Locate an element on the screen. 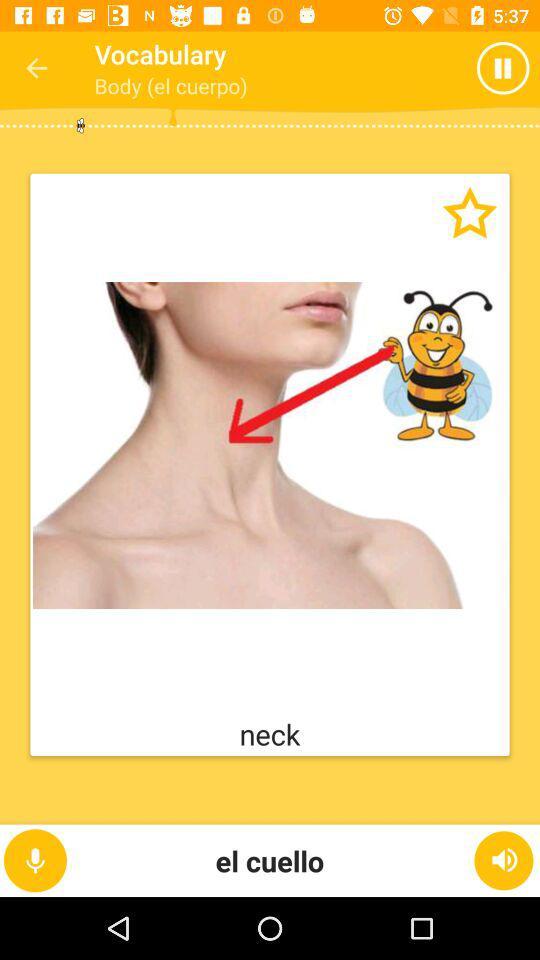 Image resolution: width=540 pixels, height=960 pixels. item to the right of body (el cuerpo) icon is located at coordinates (508, 68).